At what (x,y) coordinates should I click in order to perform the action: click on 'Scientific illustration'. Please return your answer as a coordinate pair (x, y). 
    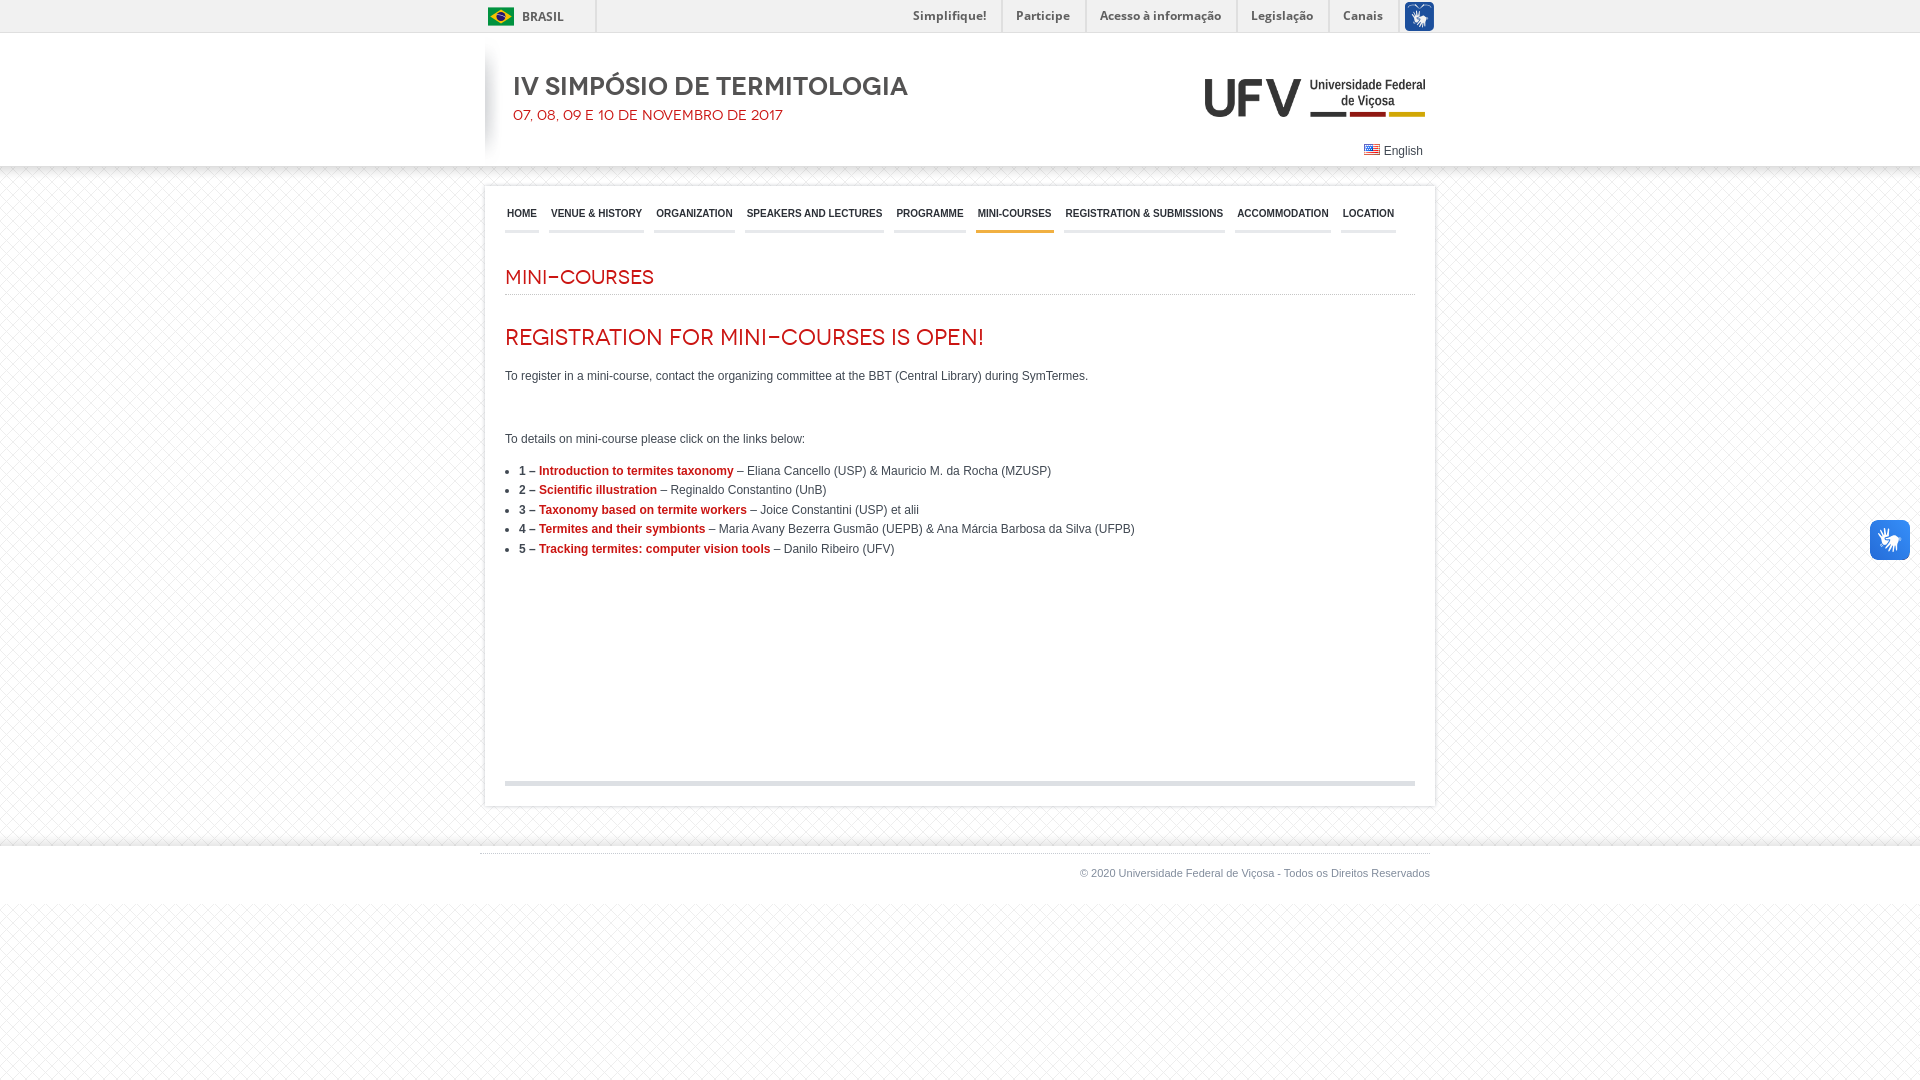
    Looking at the image, I should click on (597, 489).